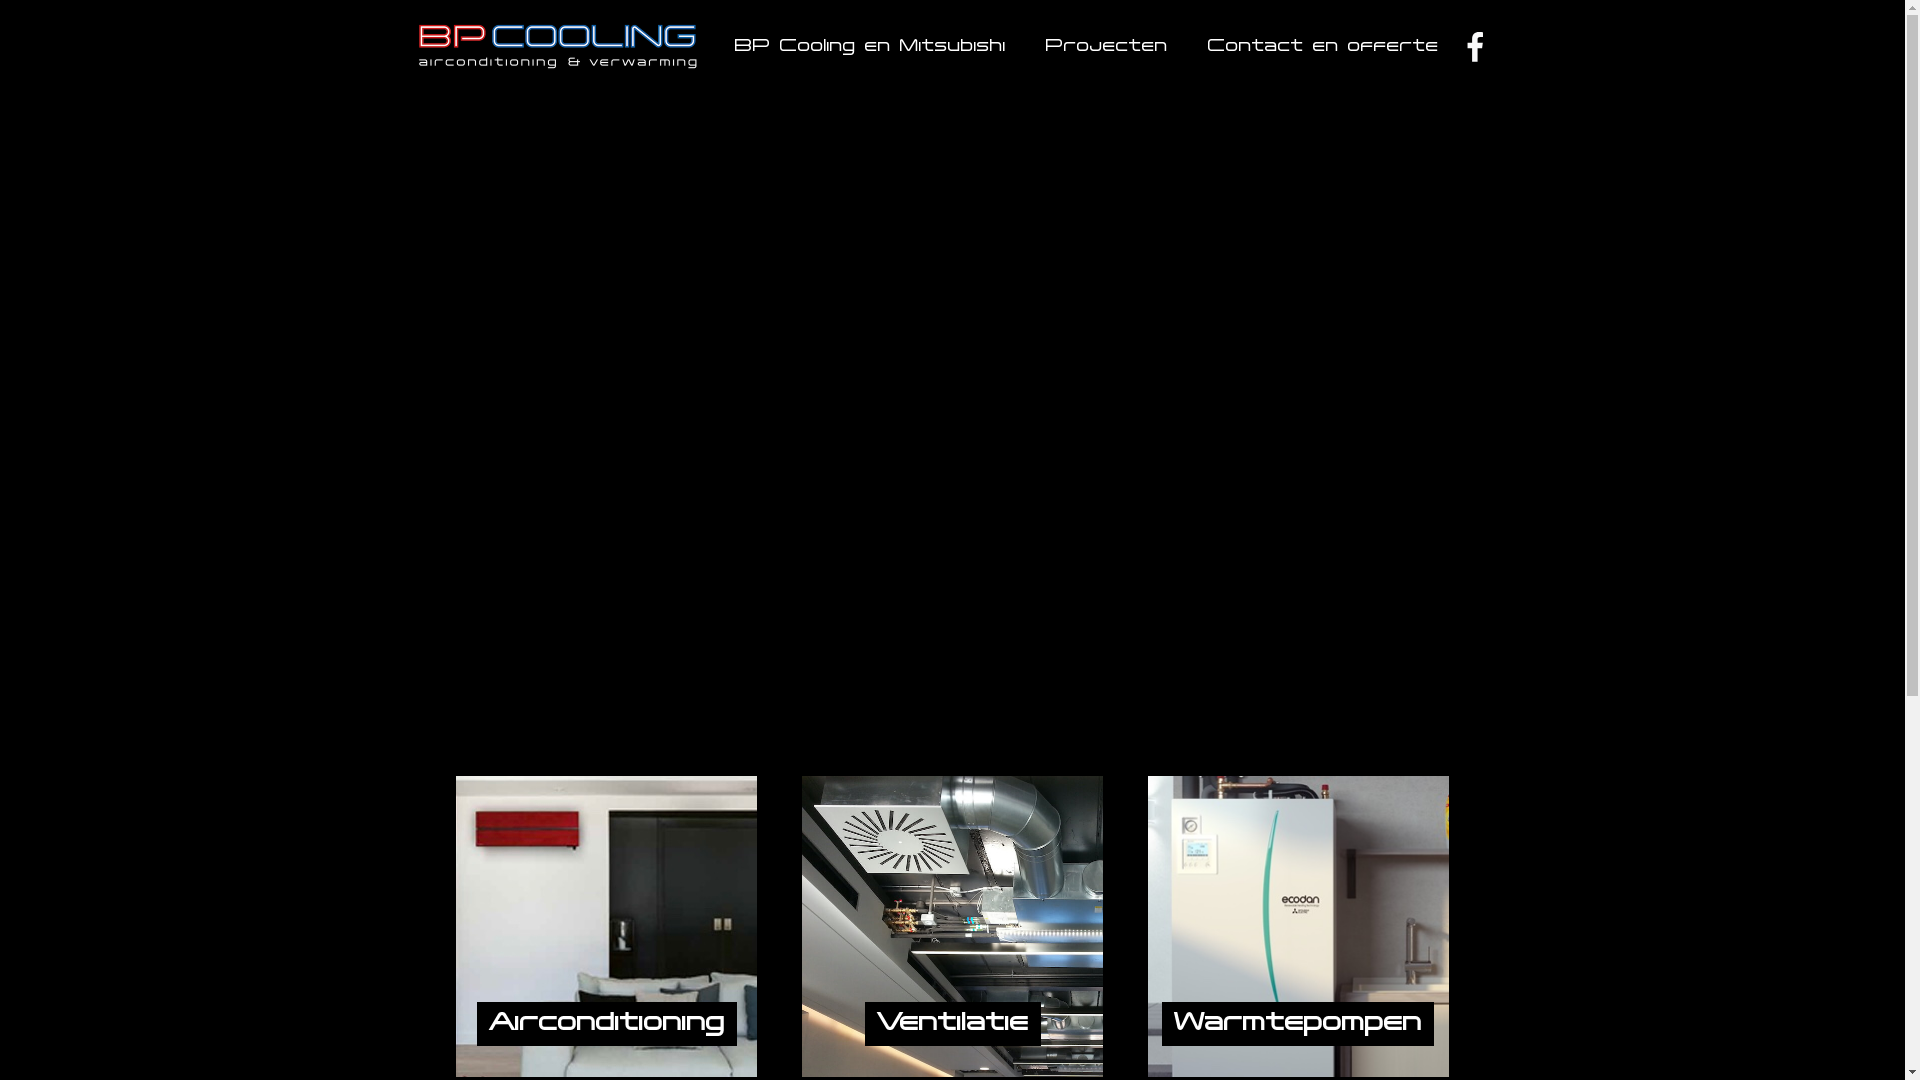  Describe the element at coordinates (605, 911) in the screenshot. I see `'Airconditioning'` at that location.